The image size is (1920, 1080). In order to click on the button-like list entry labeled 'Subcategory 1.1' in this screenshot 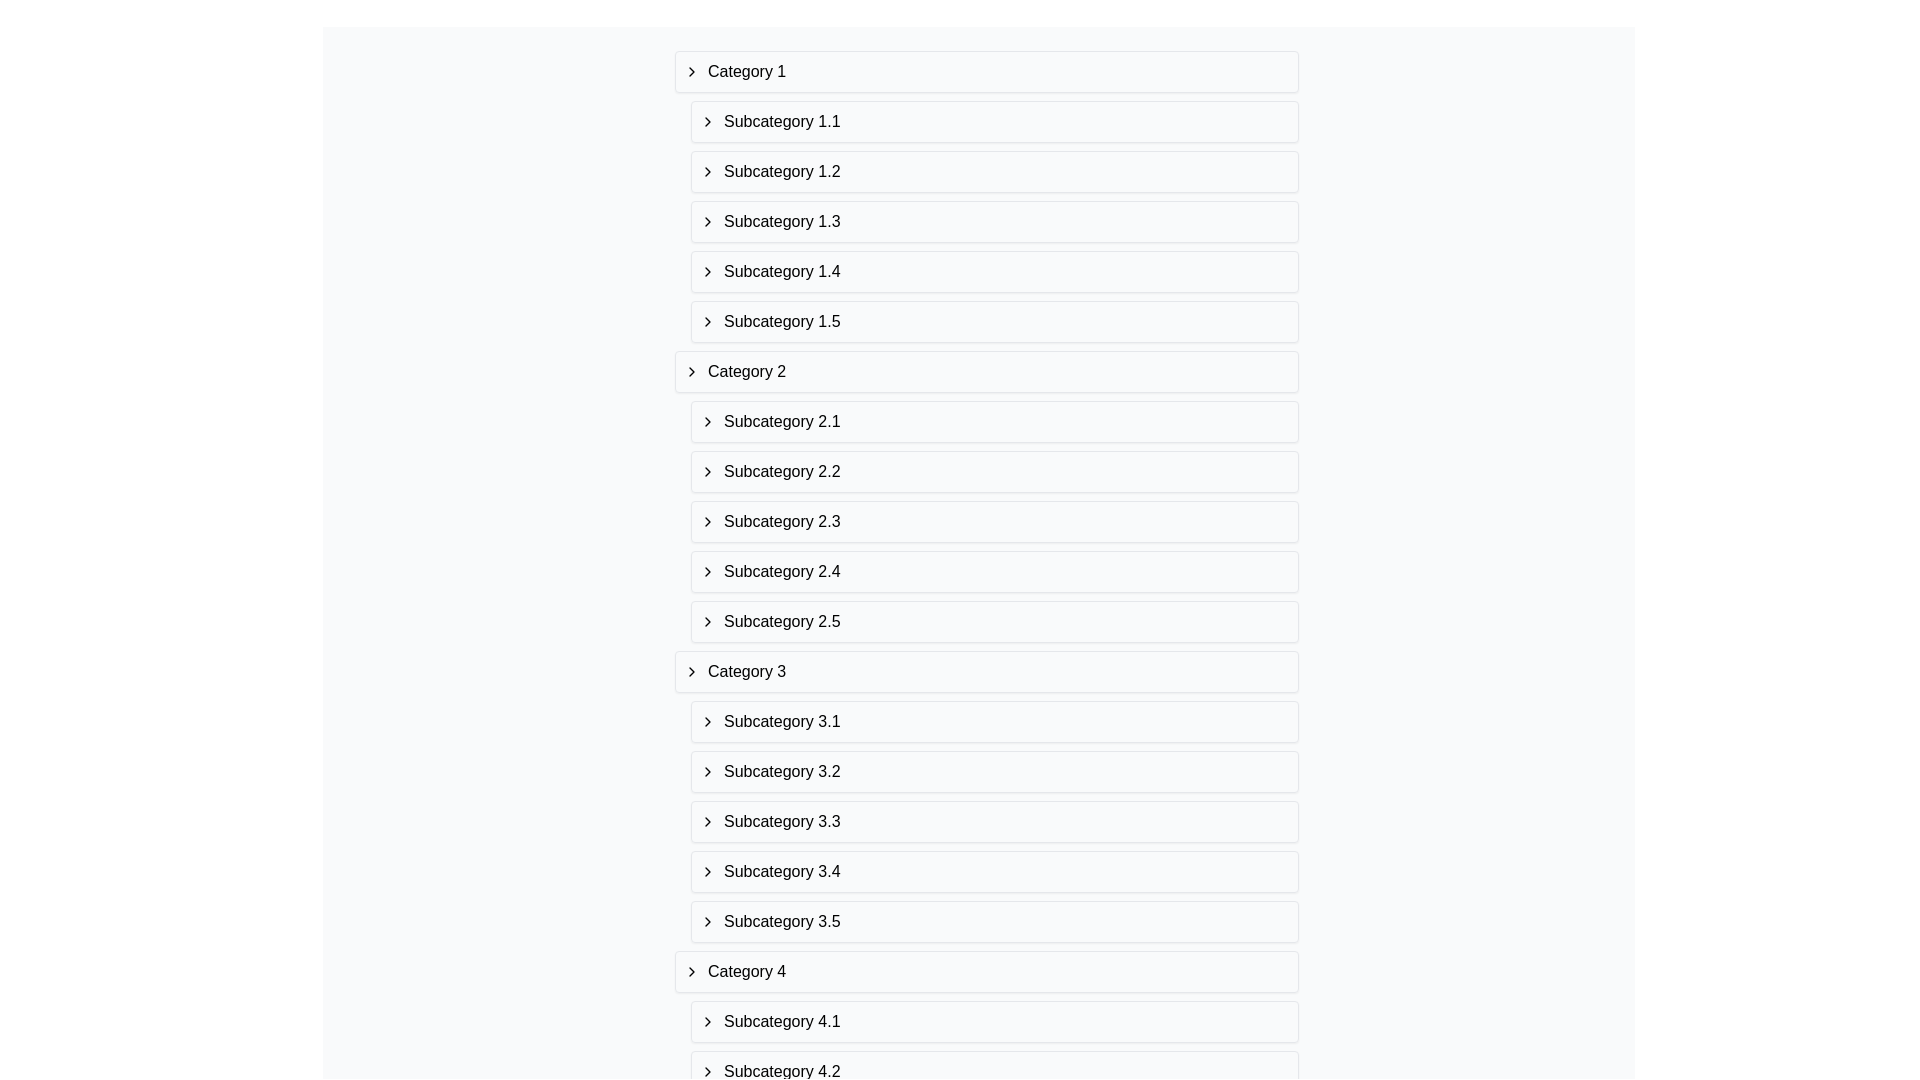, I will do `click(994, 122)`.